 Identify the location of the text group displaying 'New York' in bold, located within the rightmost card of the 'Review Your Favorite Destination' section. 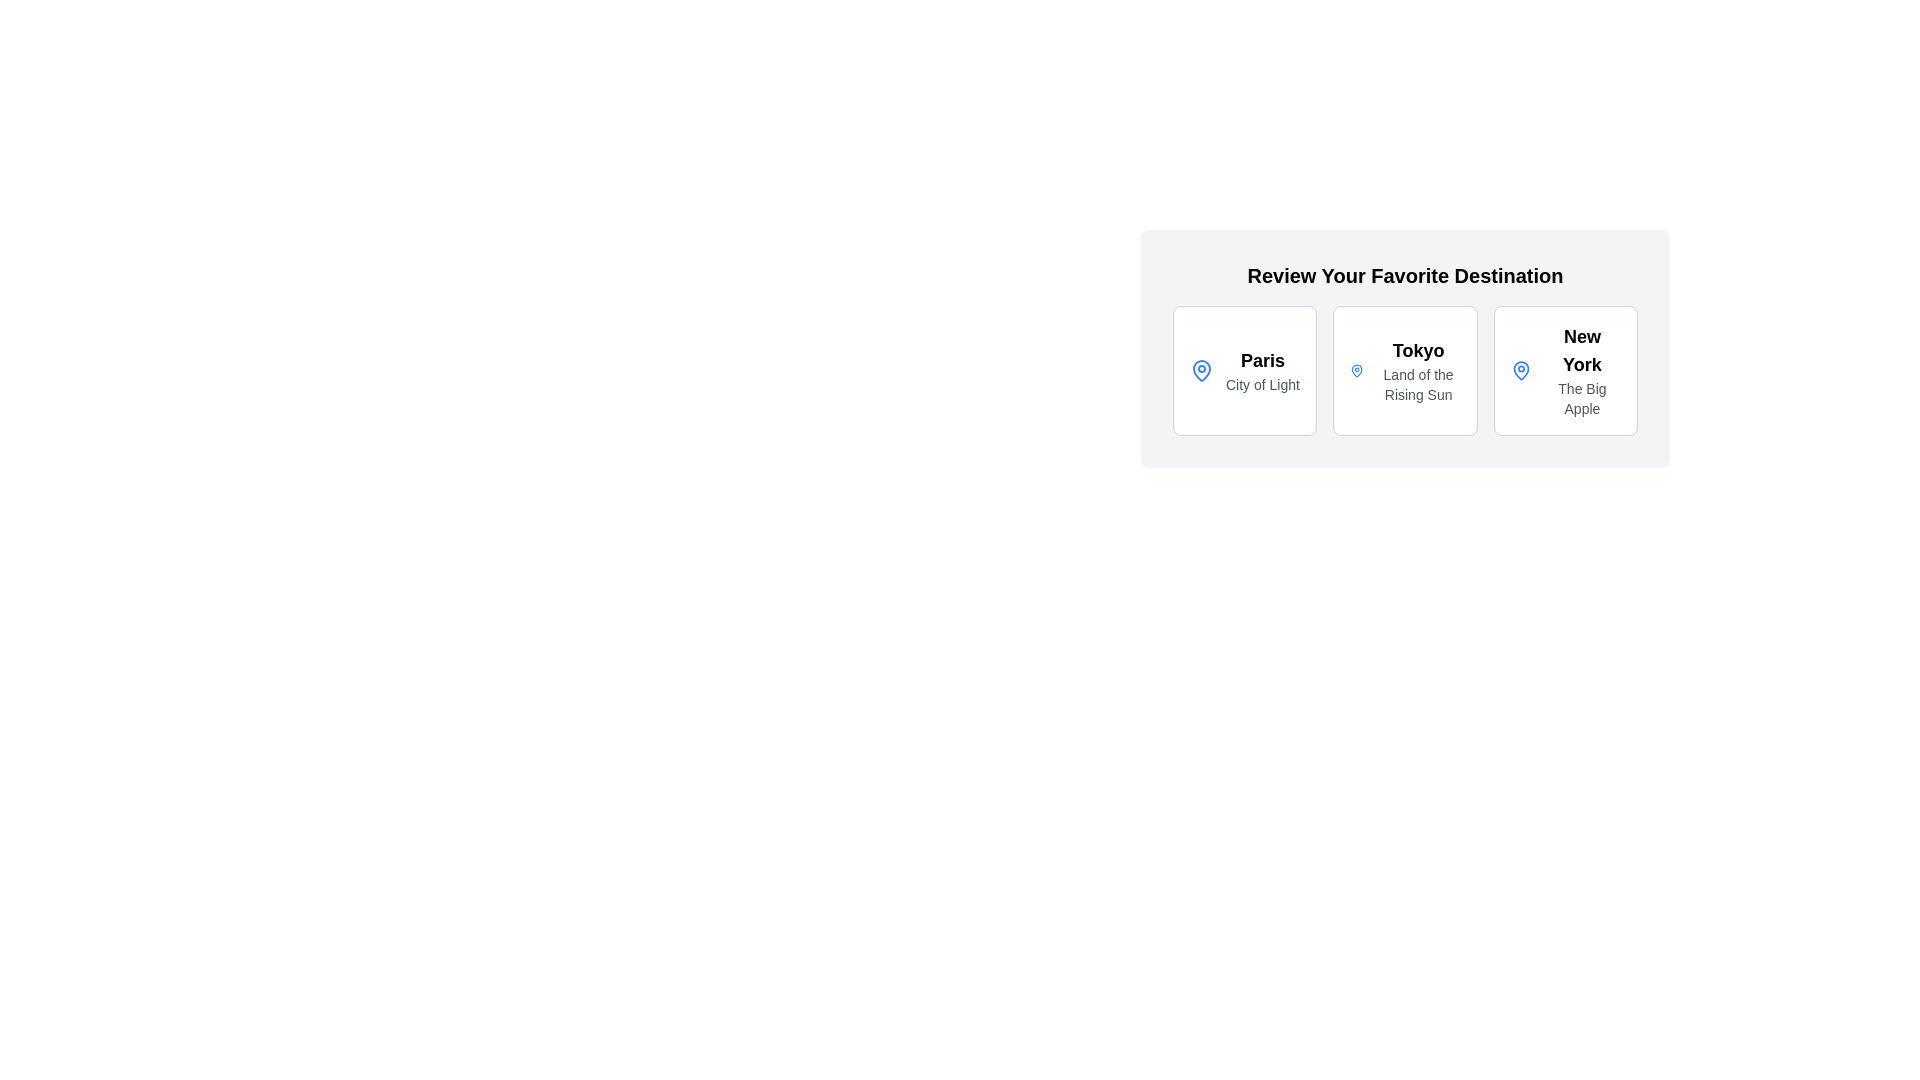
(1581, 370).